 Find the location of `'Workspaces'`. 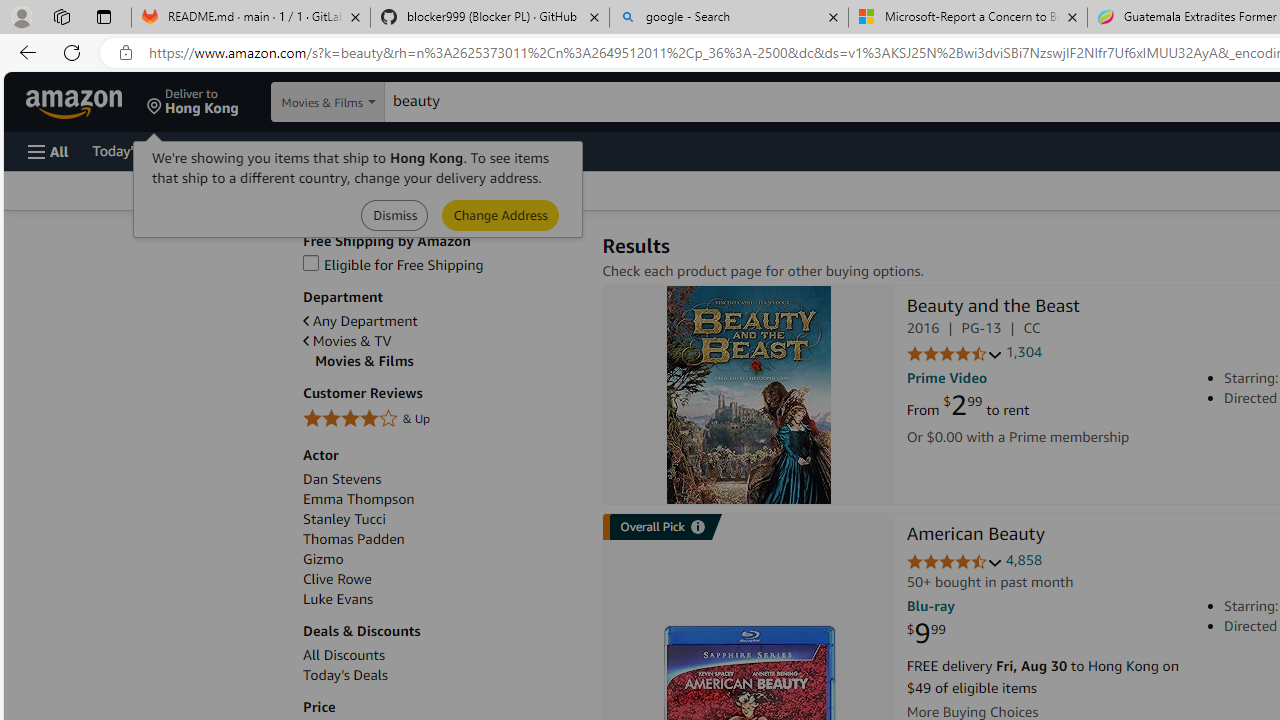

'Workspaces' is located at coordinates (61, 16).